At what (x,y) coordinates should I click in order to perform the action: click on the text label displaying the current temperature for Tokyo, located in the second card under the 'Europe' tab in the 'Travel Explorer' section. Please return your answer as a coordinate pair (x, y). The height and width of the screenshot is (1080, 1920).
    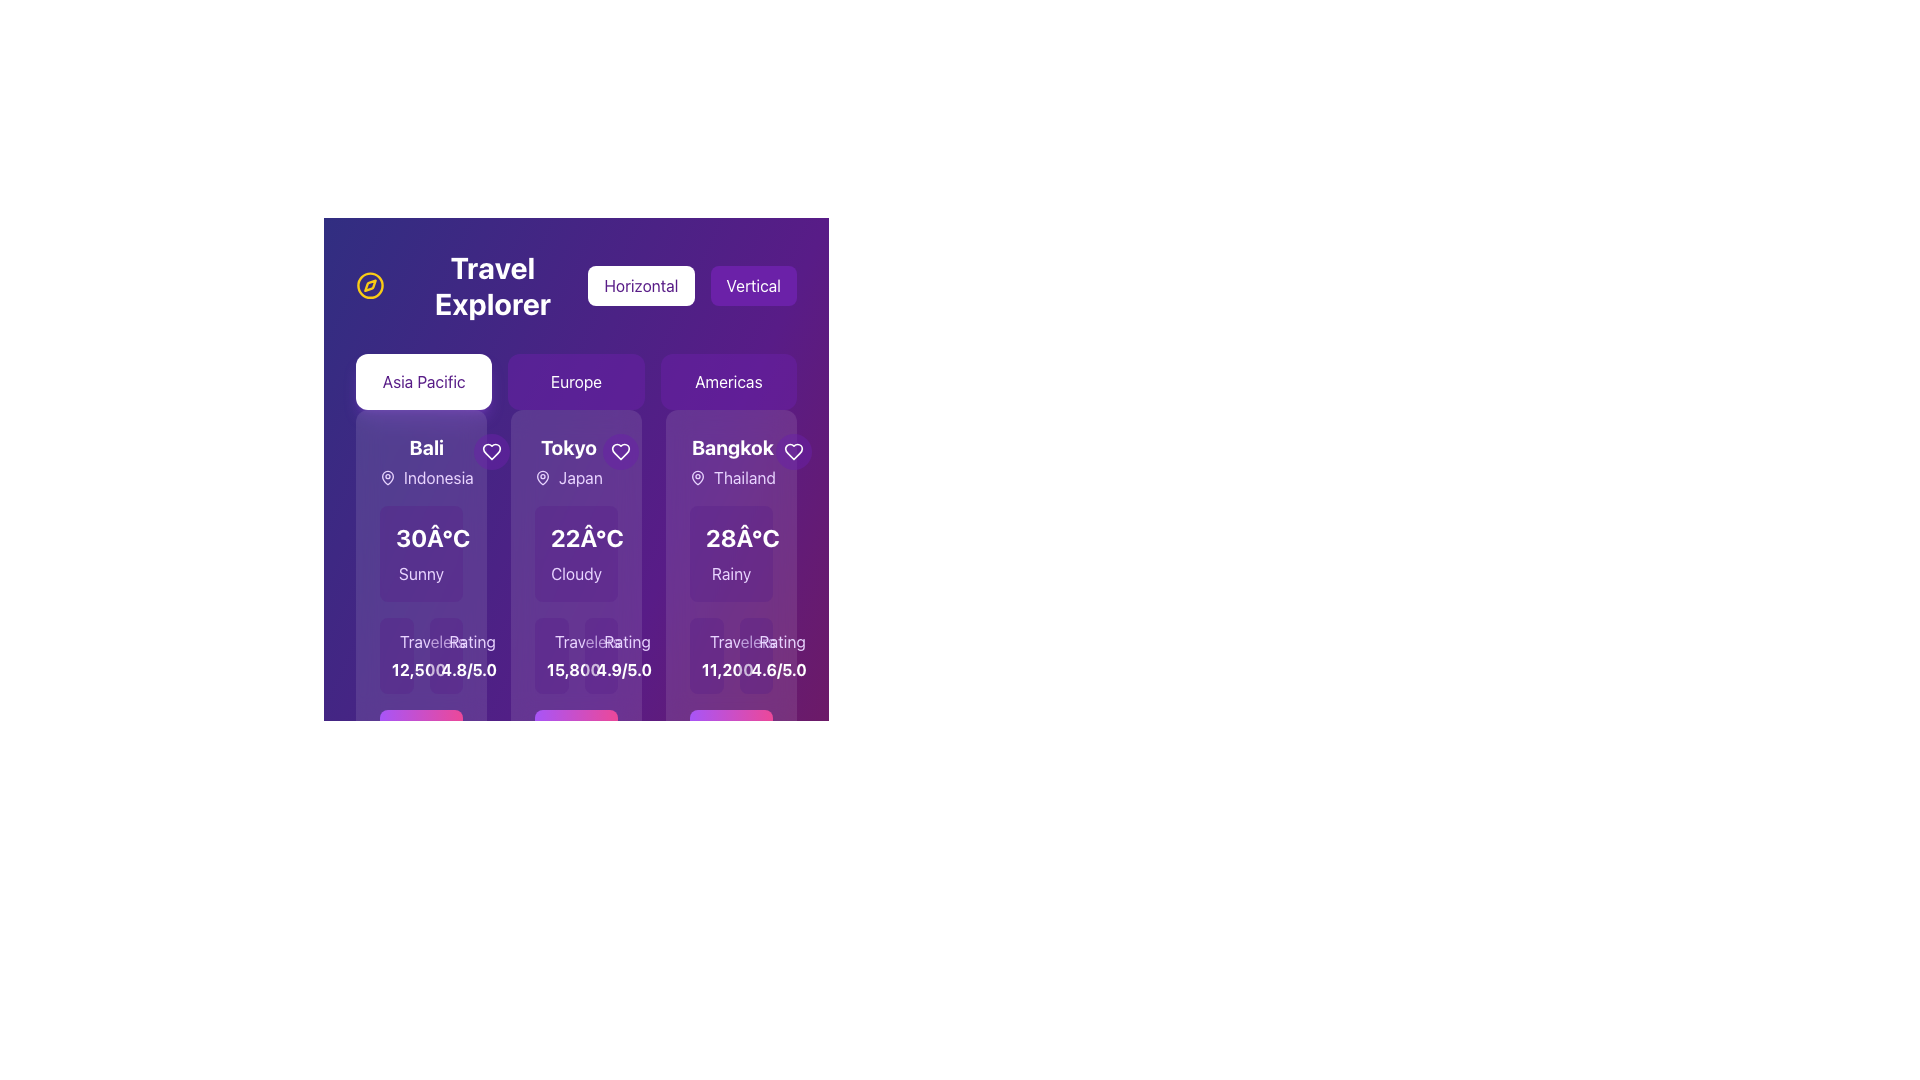
    Looking at the image, I should click on (586, 536).